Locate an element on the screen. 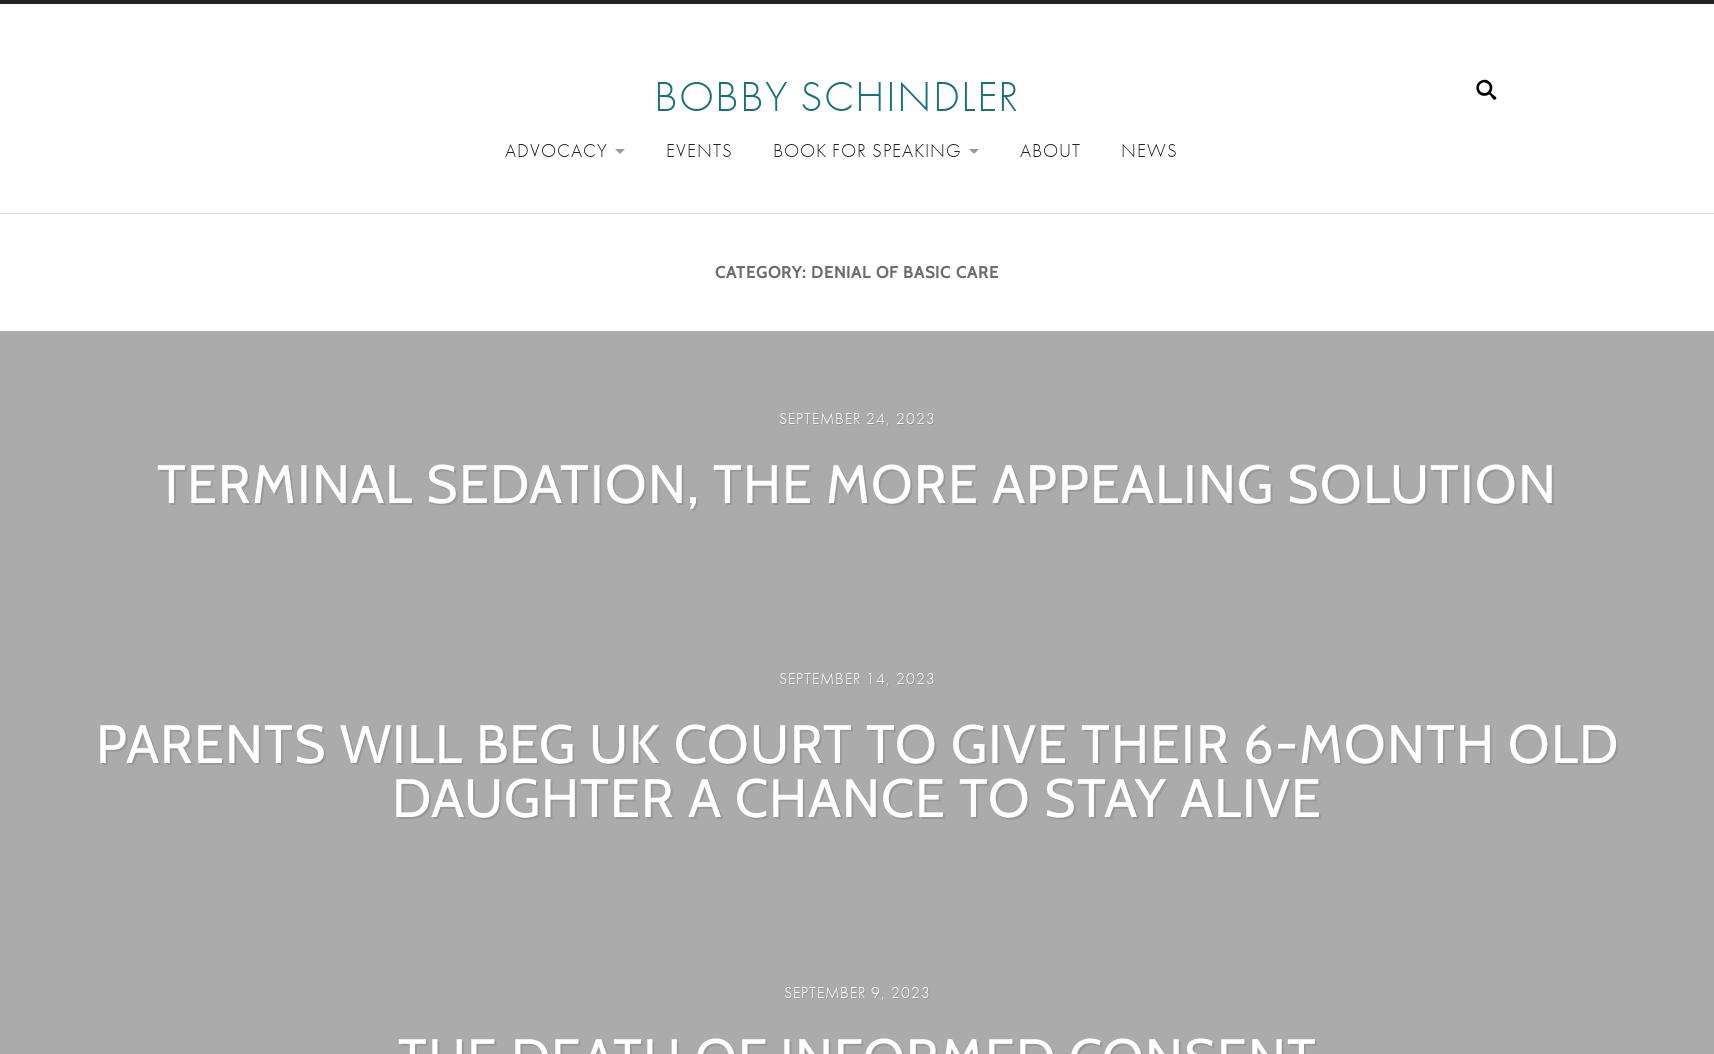 This screenshot has height=1054, width=1714. 'Bobby Schindler' is located at coordinates (653, 95).